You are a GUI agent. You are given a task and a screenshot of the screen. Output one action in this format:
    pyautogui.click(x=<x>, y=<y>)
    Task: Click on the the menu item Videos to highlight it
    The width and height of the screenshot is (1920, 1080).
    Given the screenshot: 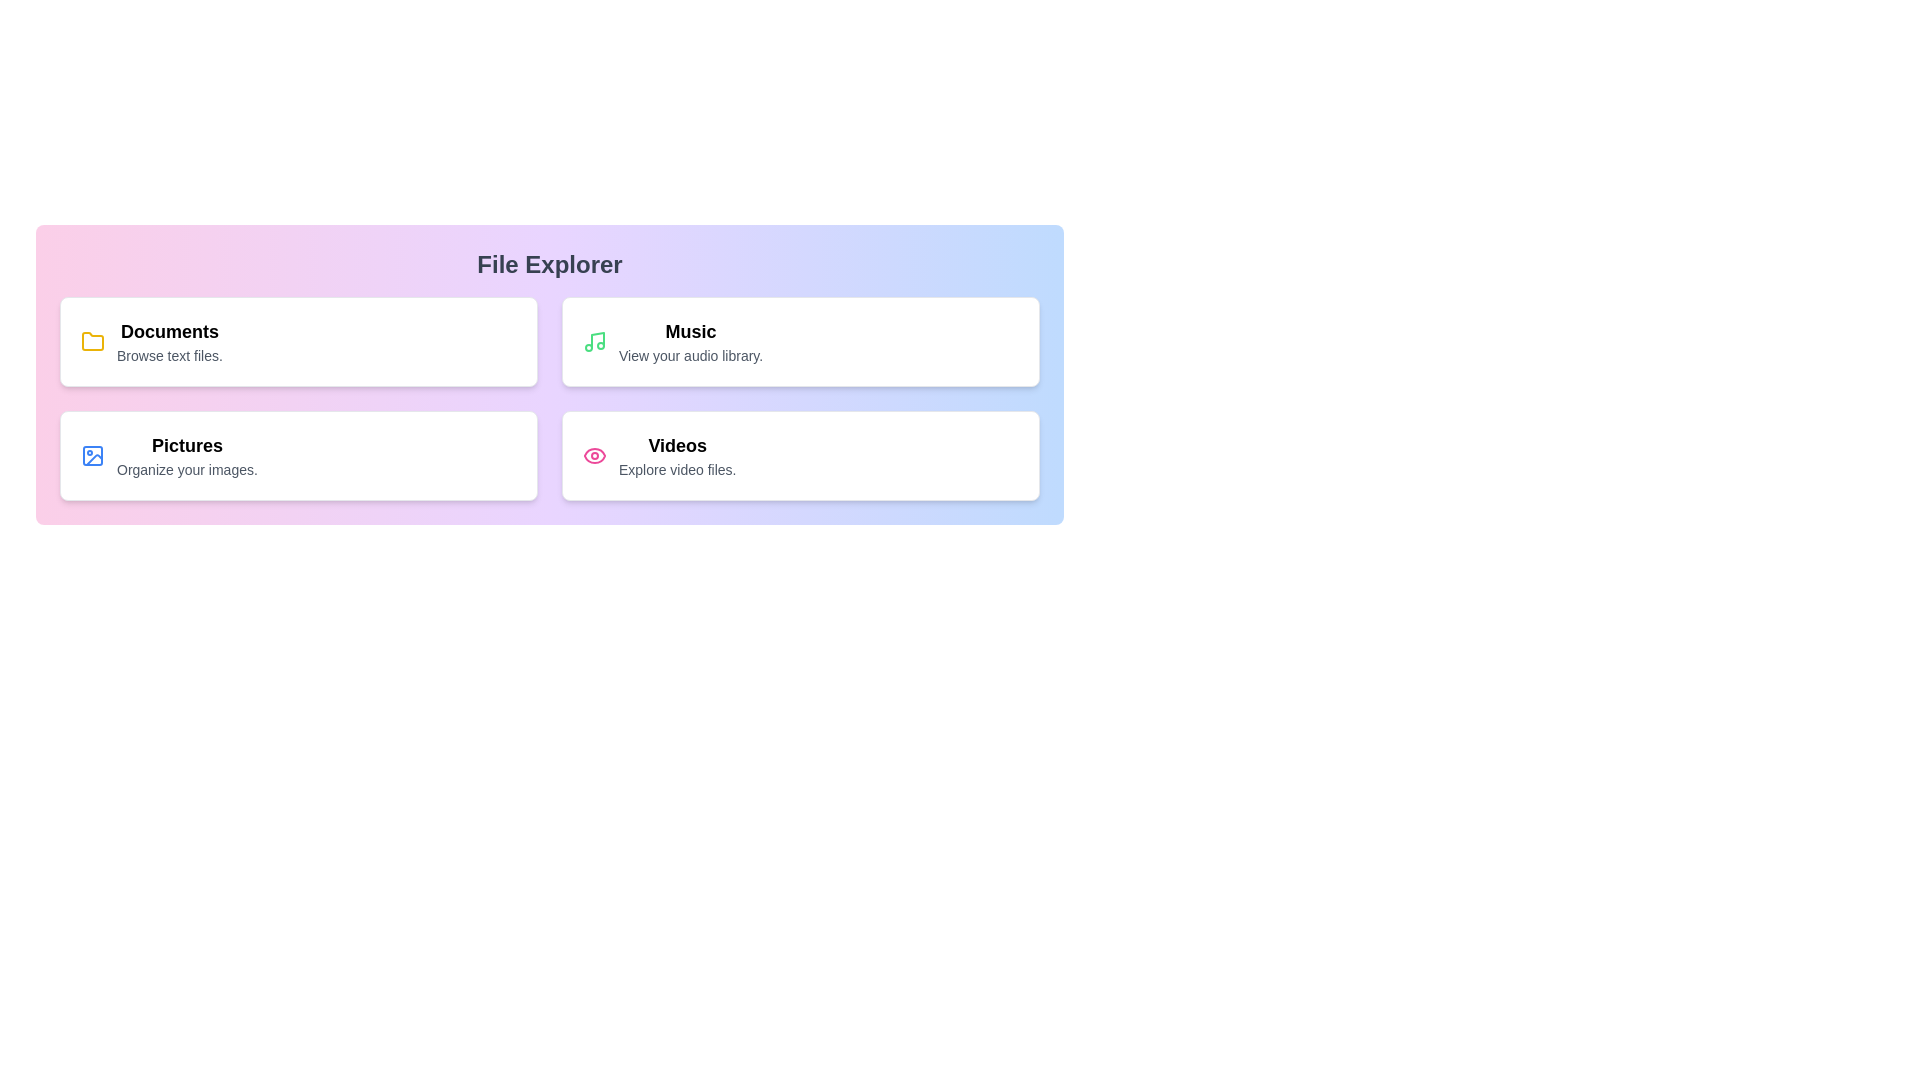 What is the action you would take?
    pyautogui.click(x=801, y=455)
    